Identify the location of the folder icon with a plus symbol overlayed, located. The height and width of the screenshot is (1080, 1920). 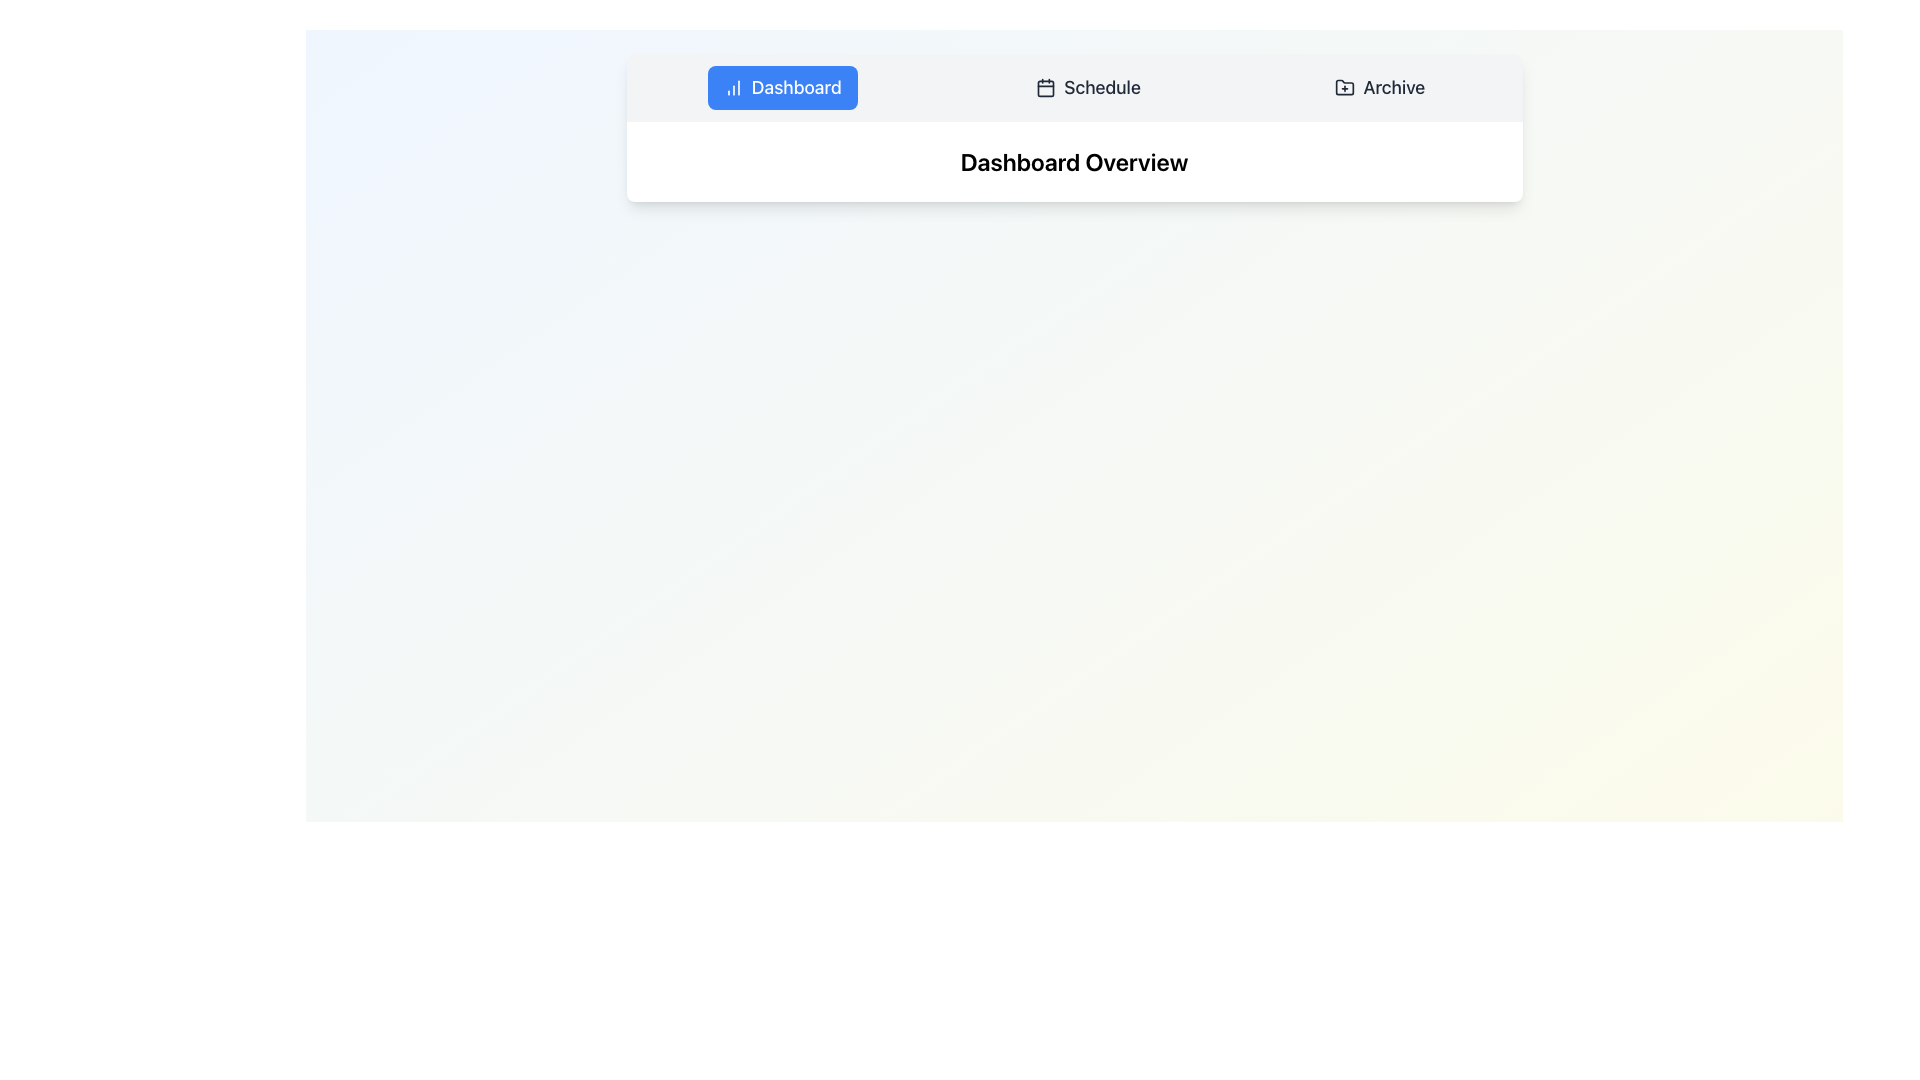
(1345, 86).